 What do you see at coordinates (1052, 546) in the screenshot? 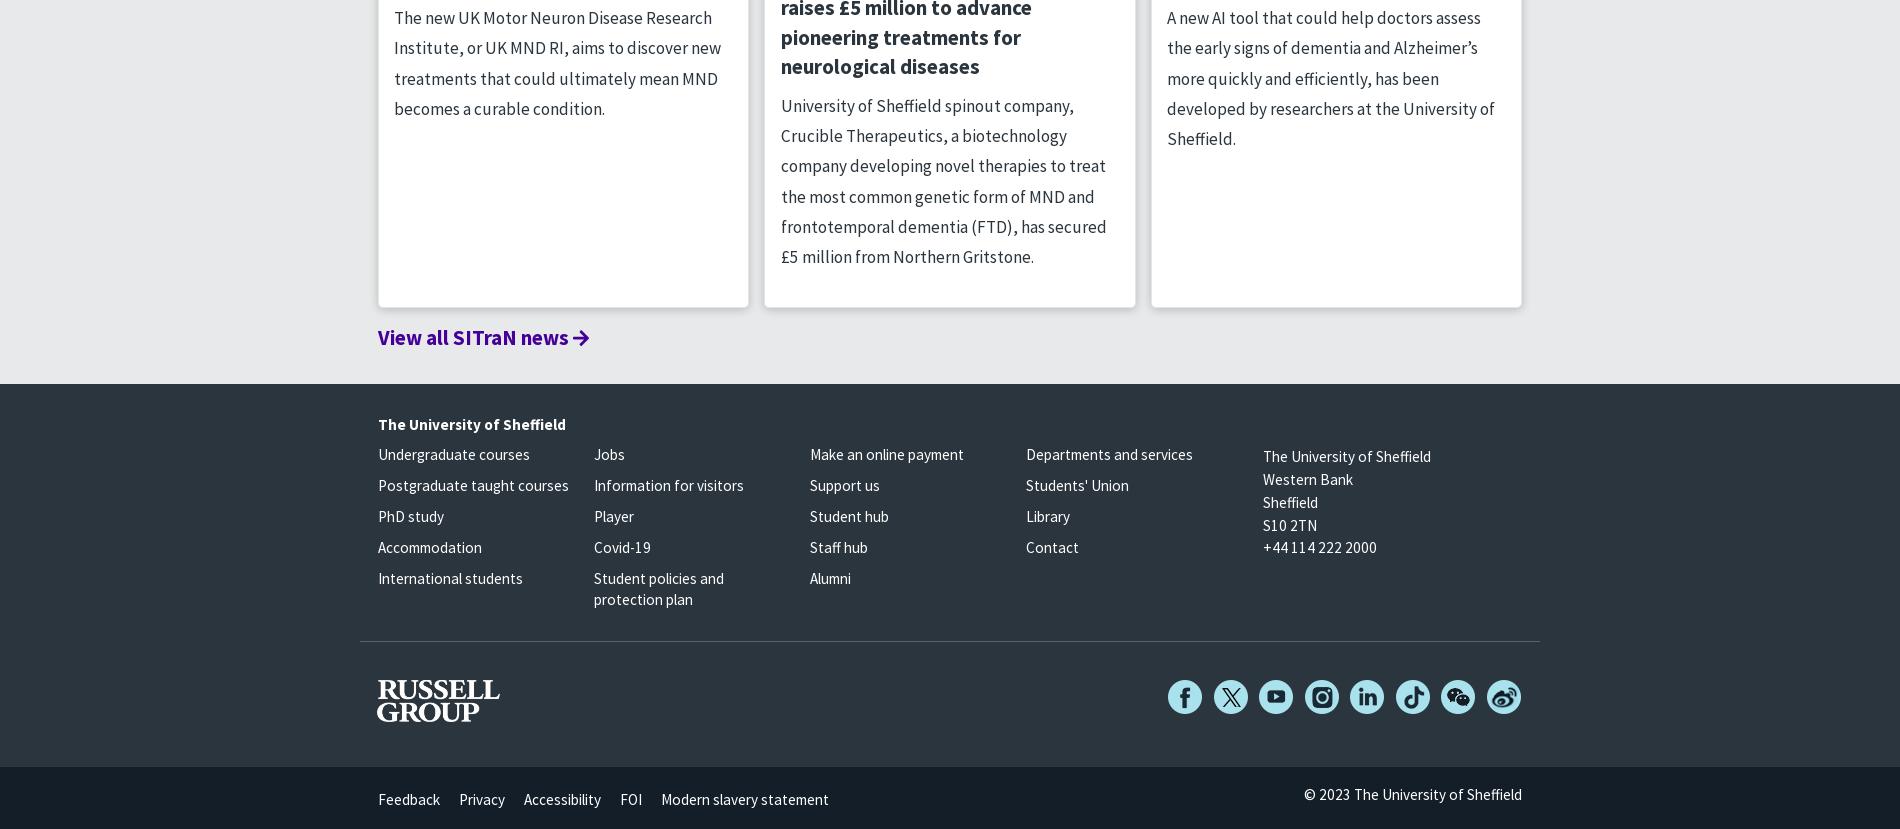
I see `'Contact'` at bounding box center [1052, 546].